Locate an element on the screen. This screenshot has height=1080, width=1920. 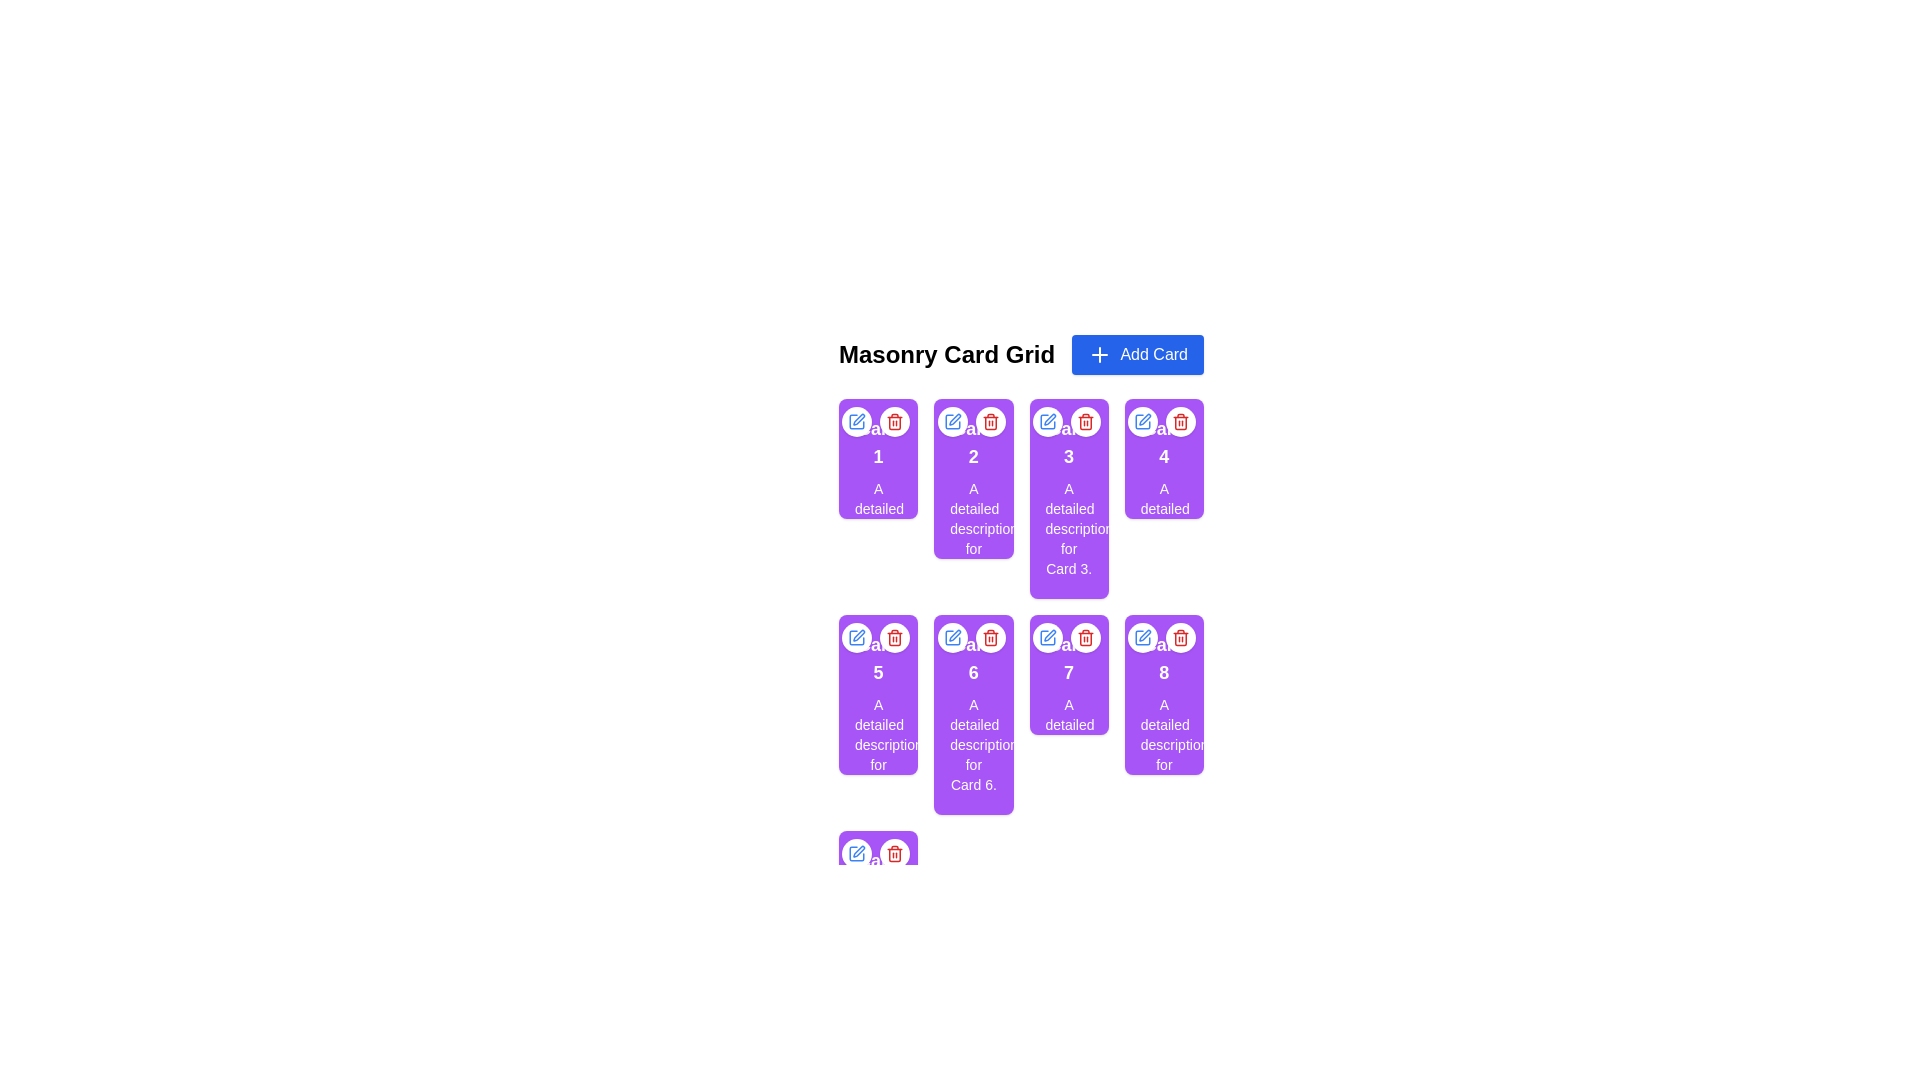
the edit icon located at the top-left corner of card '6' is located at coordinates (951, 637).